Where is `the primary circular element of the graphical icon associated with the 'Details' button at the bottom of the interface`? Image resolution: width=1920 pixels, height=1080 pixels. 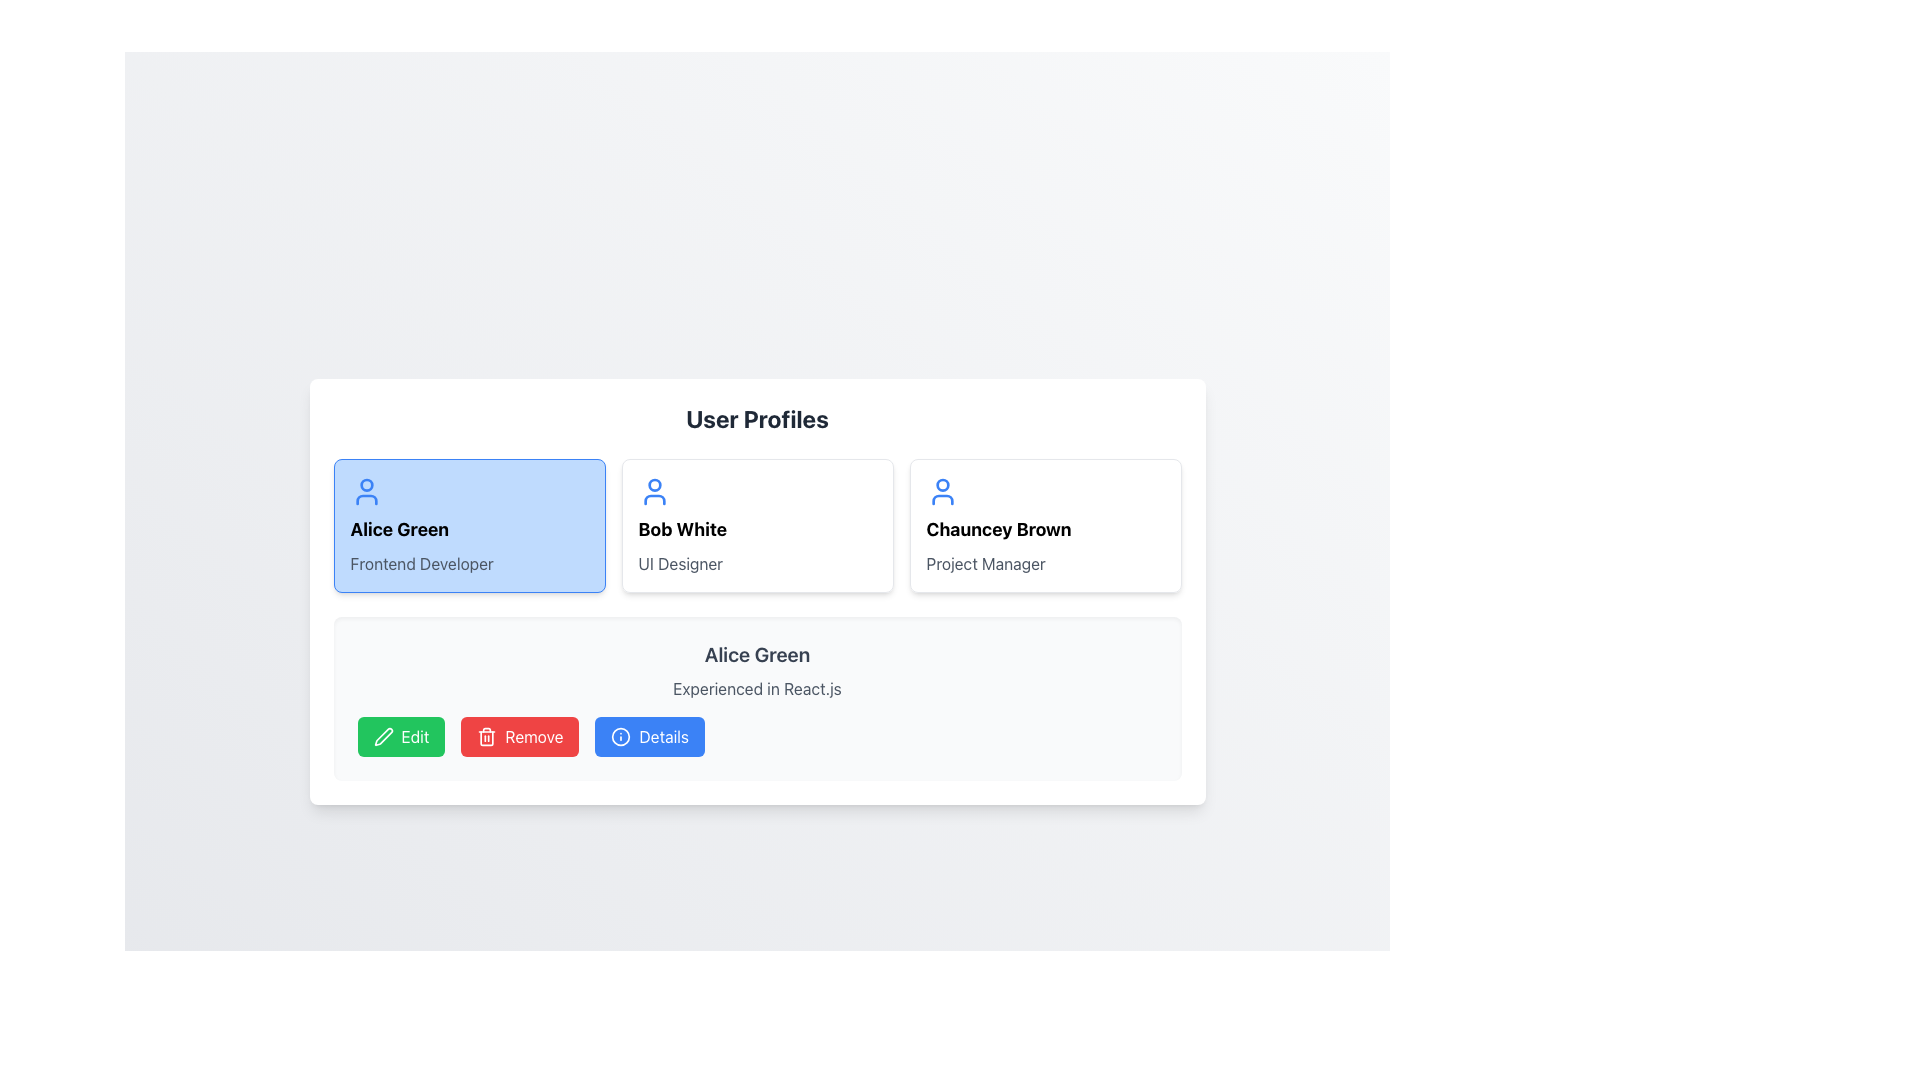
the primary circular element of the graphical icon associated with the 'Details' button at the bottom of the interface is located at coordinates (620, 736).